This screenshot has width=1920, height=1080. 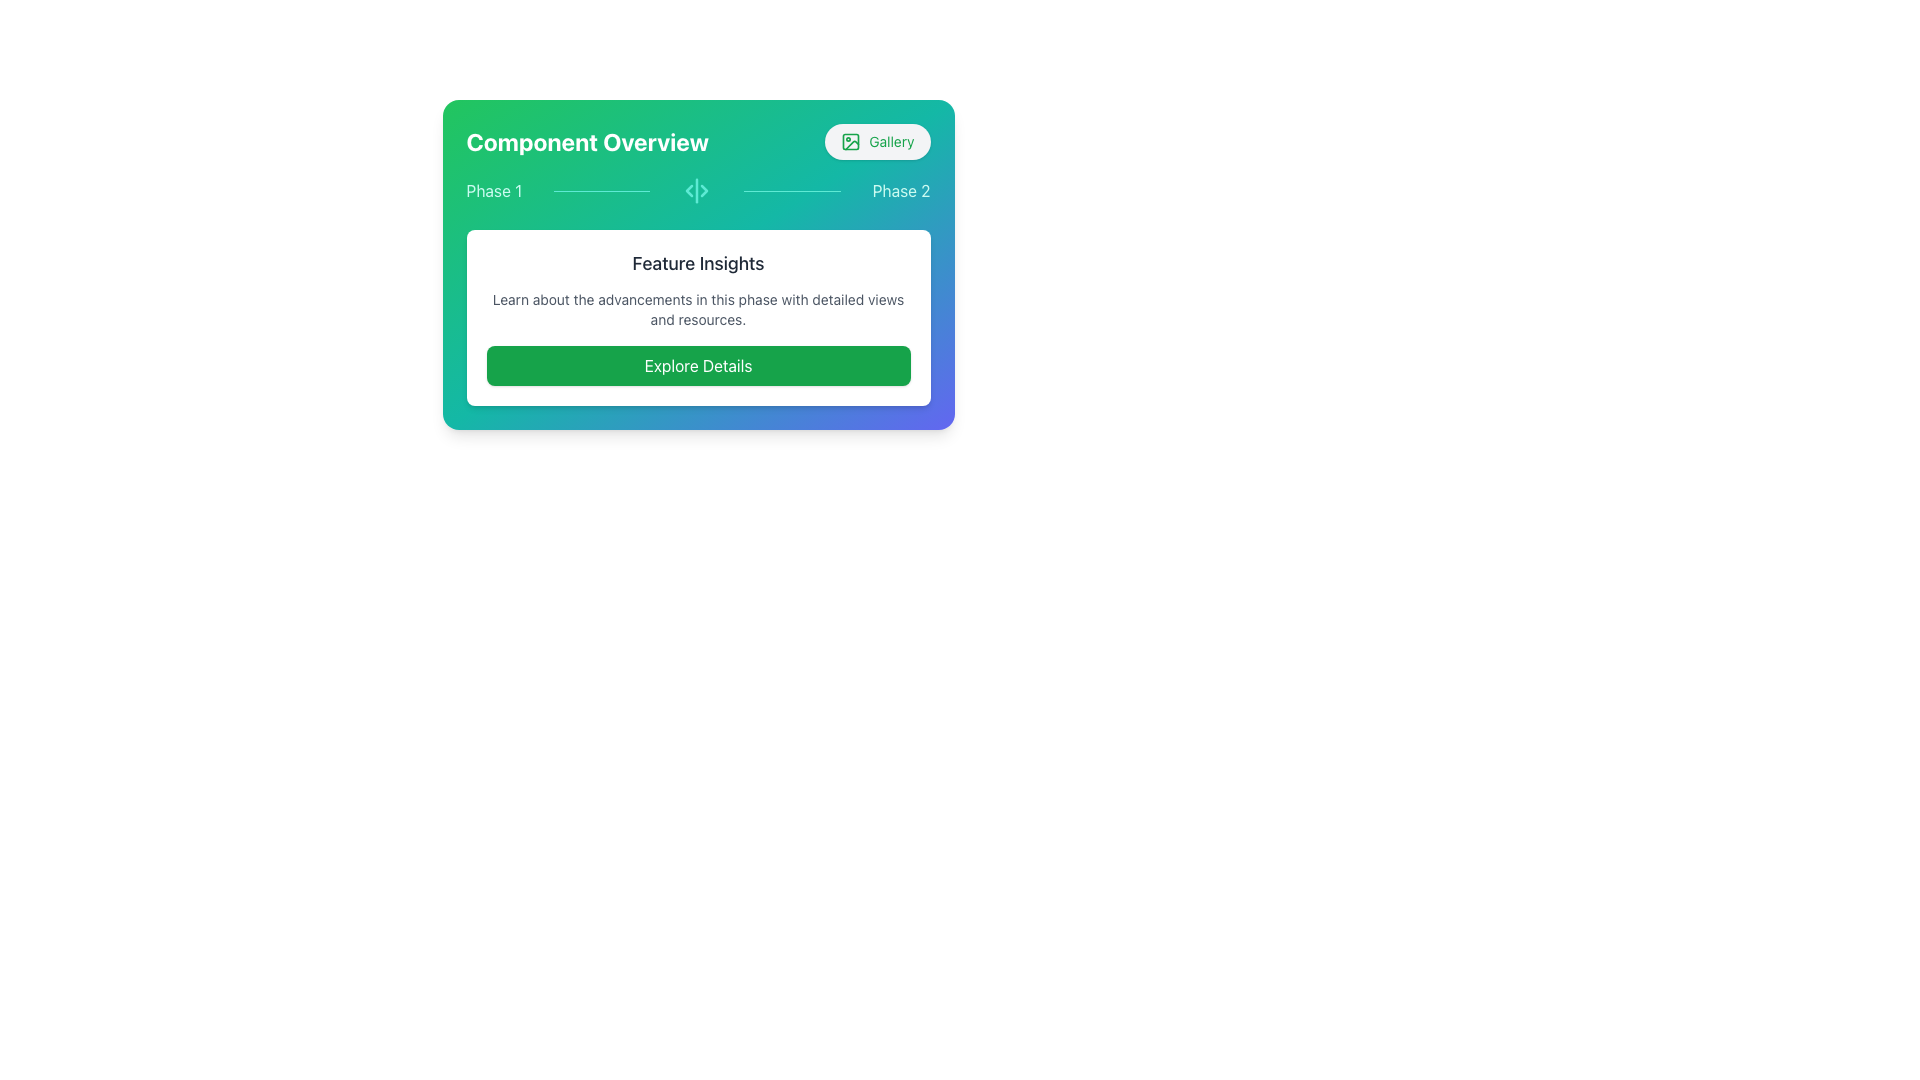 I want to click on bold, large-sized, white-colored text labeled 'Component Overview' positioned on a green background, so click(x=586, y=141).